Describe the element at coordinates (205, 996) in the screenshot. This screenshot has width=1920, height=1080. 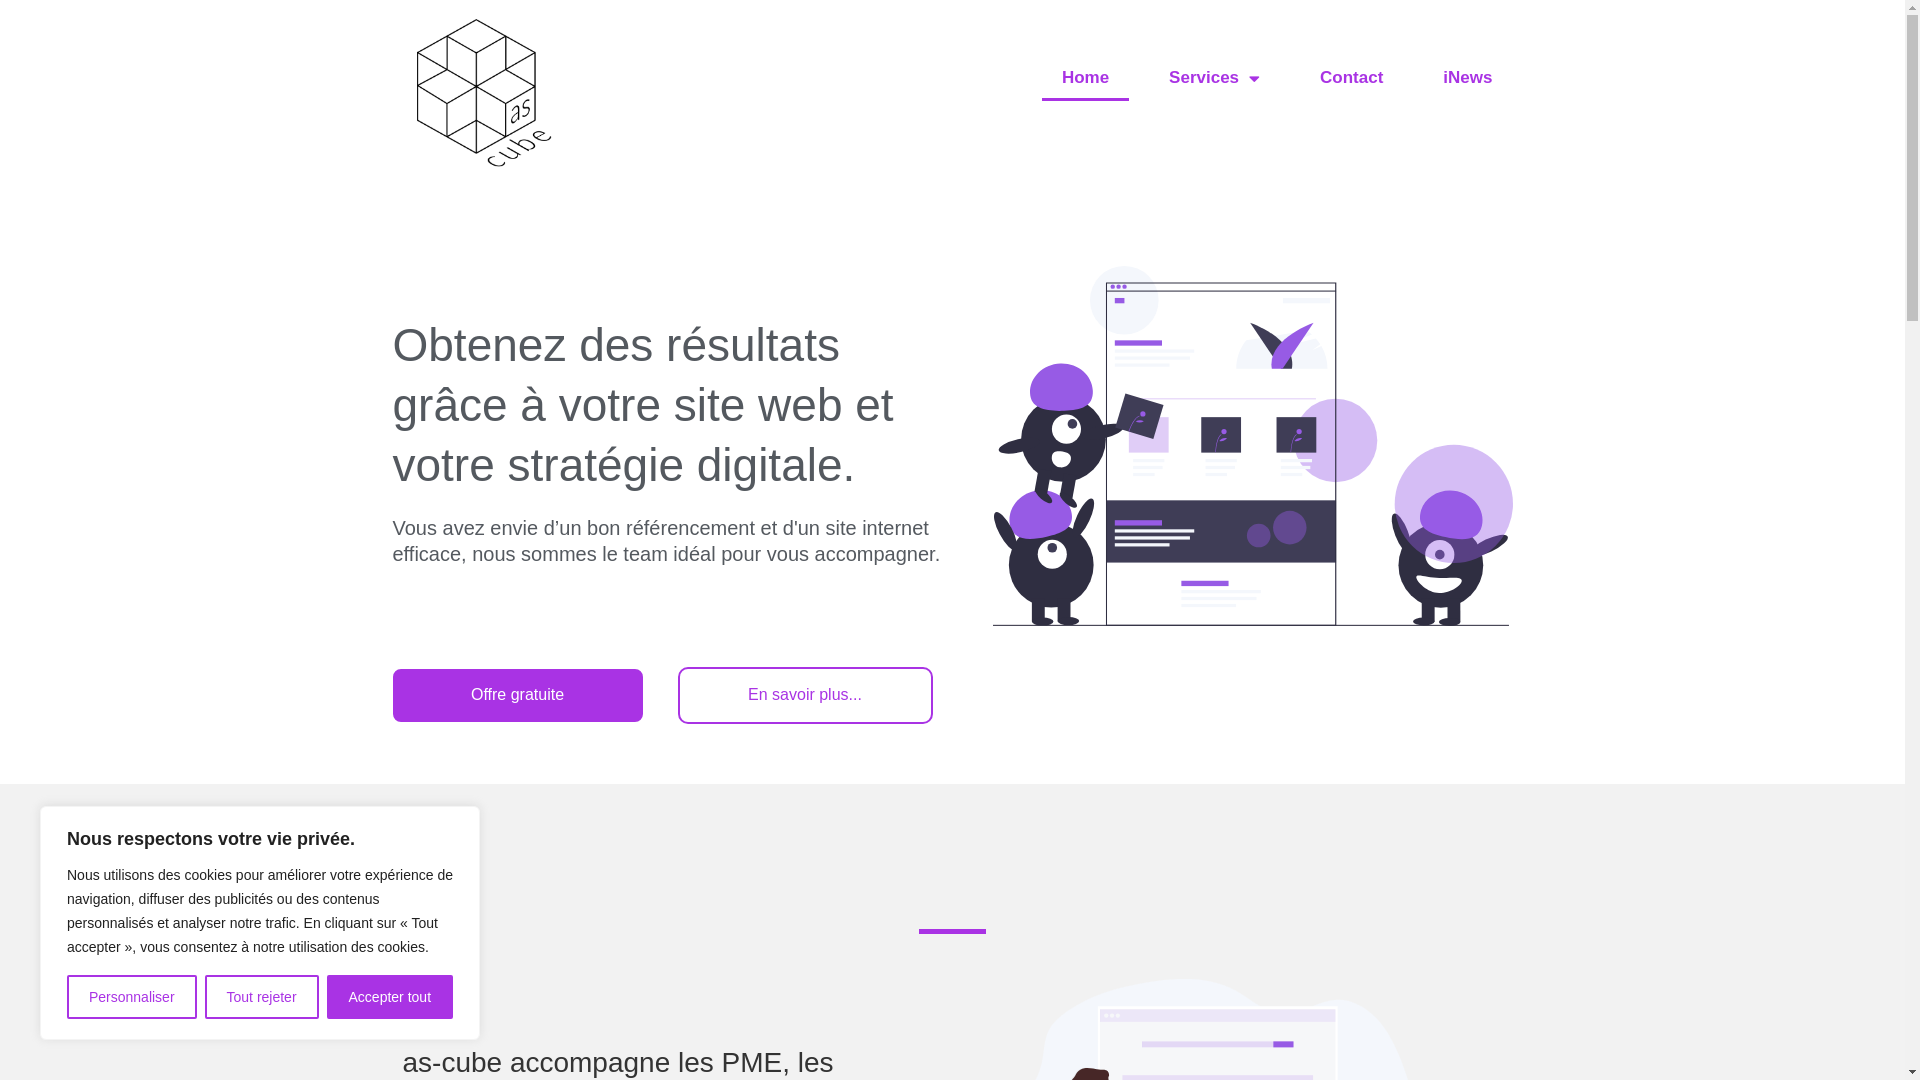
I see `'Tout rejeter'` at that location.